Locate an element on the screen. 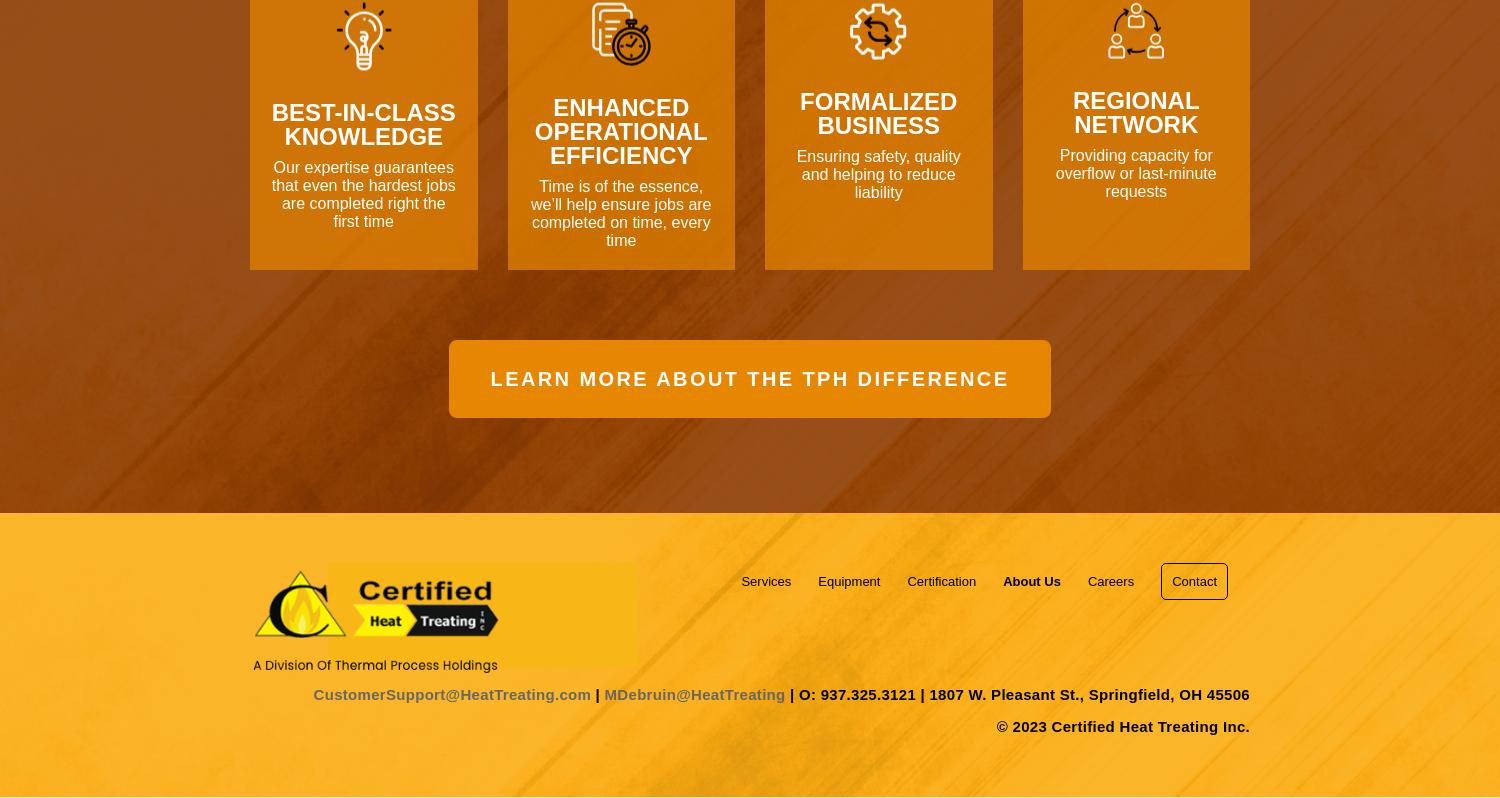 The height and width of the screenshot is (798, 1500). 'learn more about the tph difference' is located at coordinates (748, 378).